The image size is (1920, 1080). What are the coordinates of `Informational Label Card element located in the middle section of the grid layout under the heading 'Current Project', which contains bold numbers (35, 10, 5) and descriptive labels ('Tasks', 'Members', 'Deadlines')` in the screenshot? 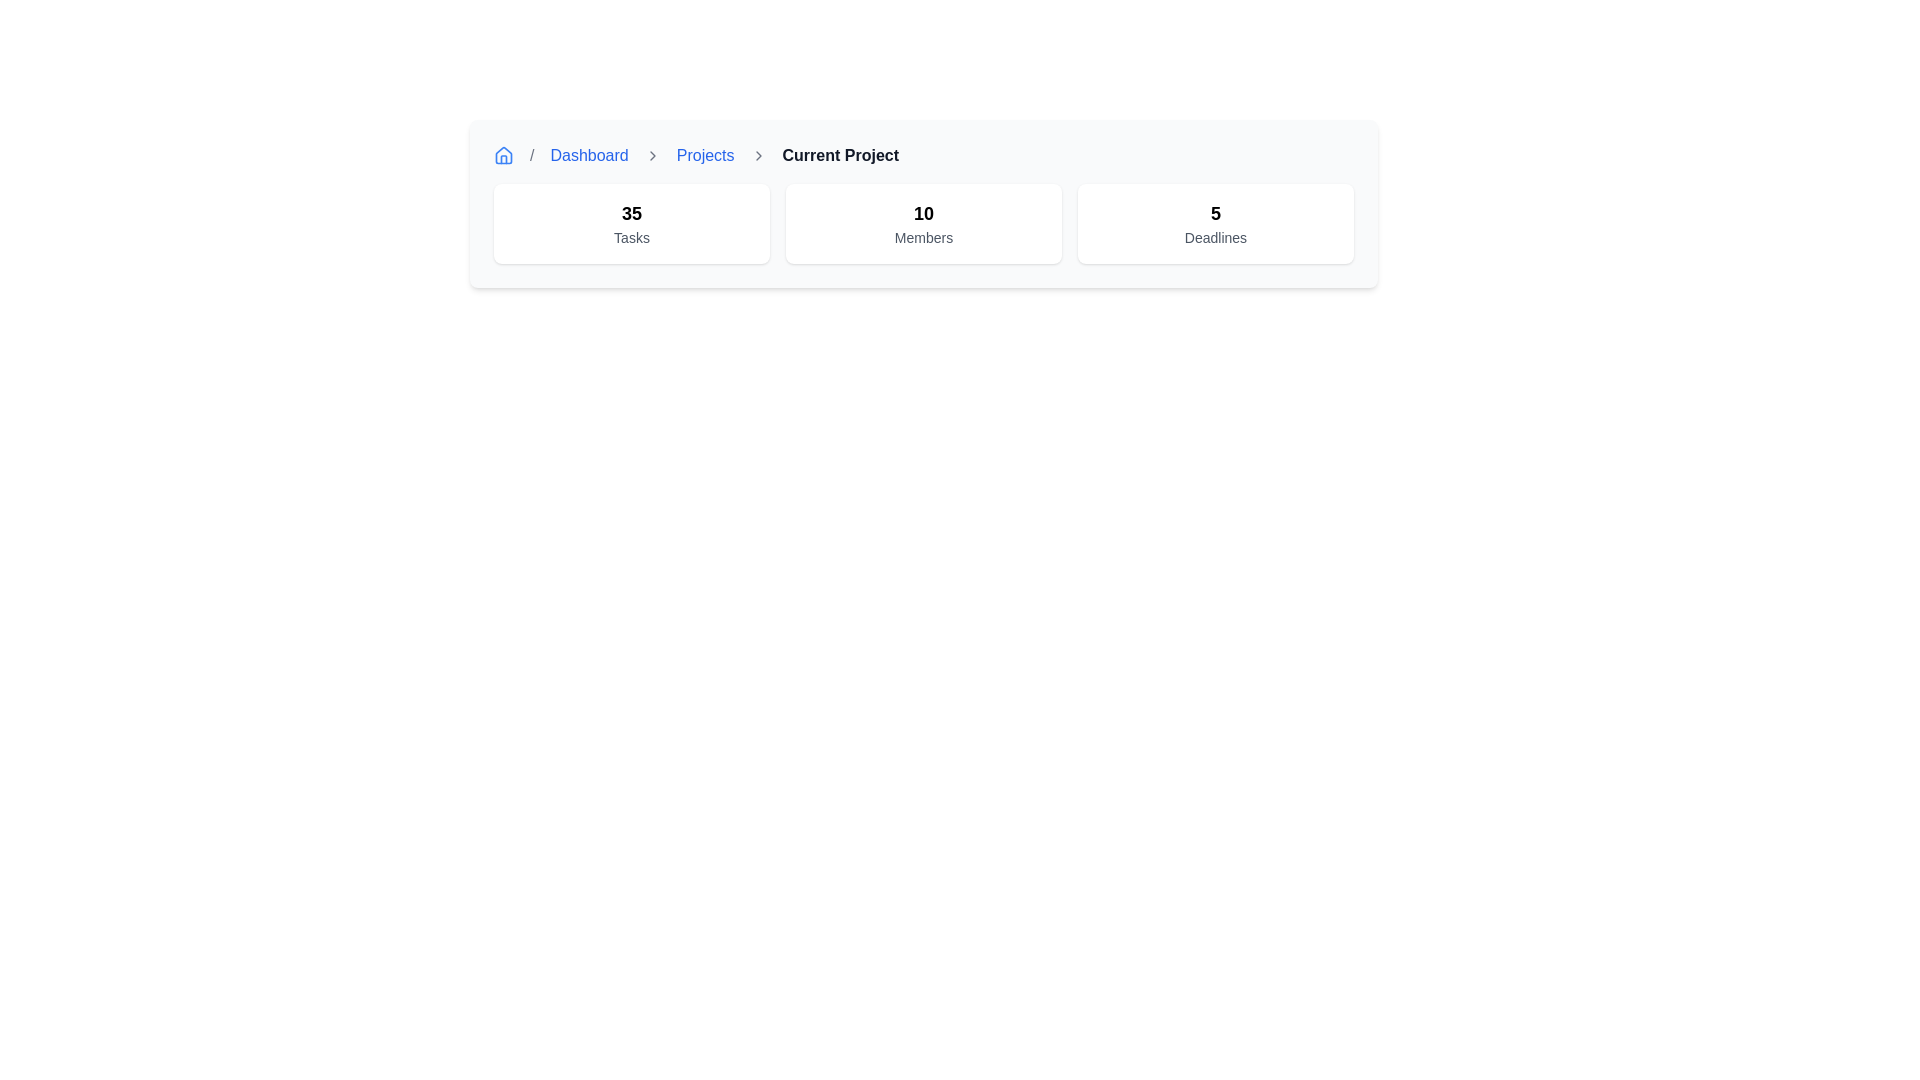 It's located at (923, 204).